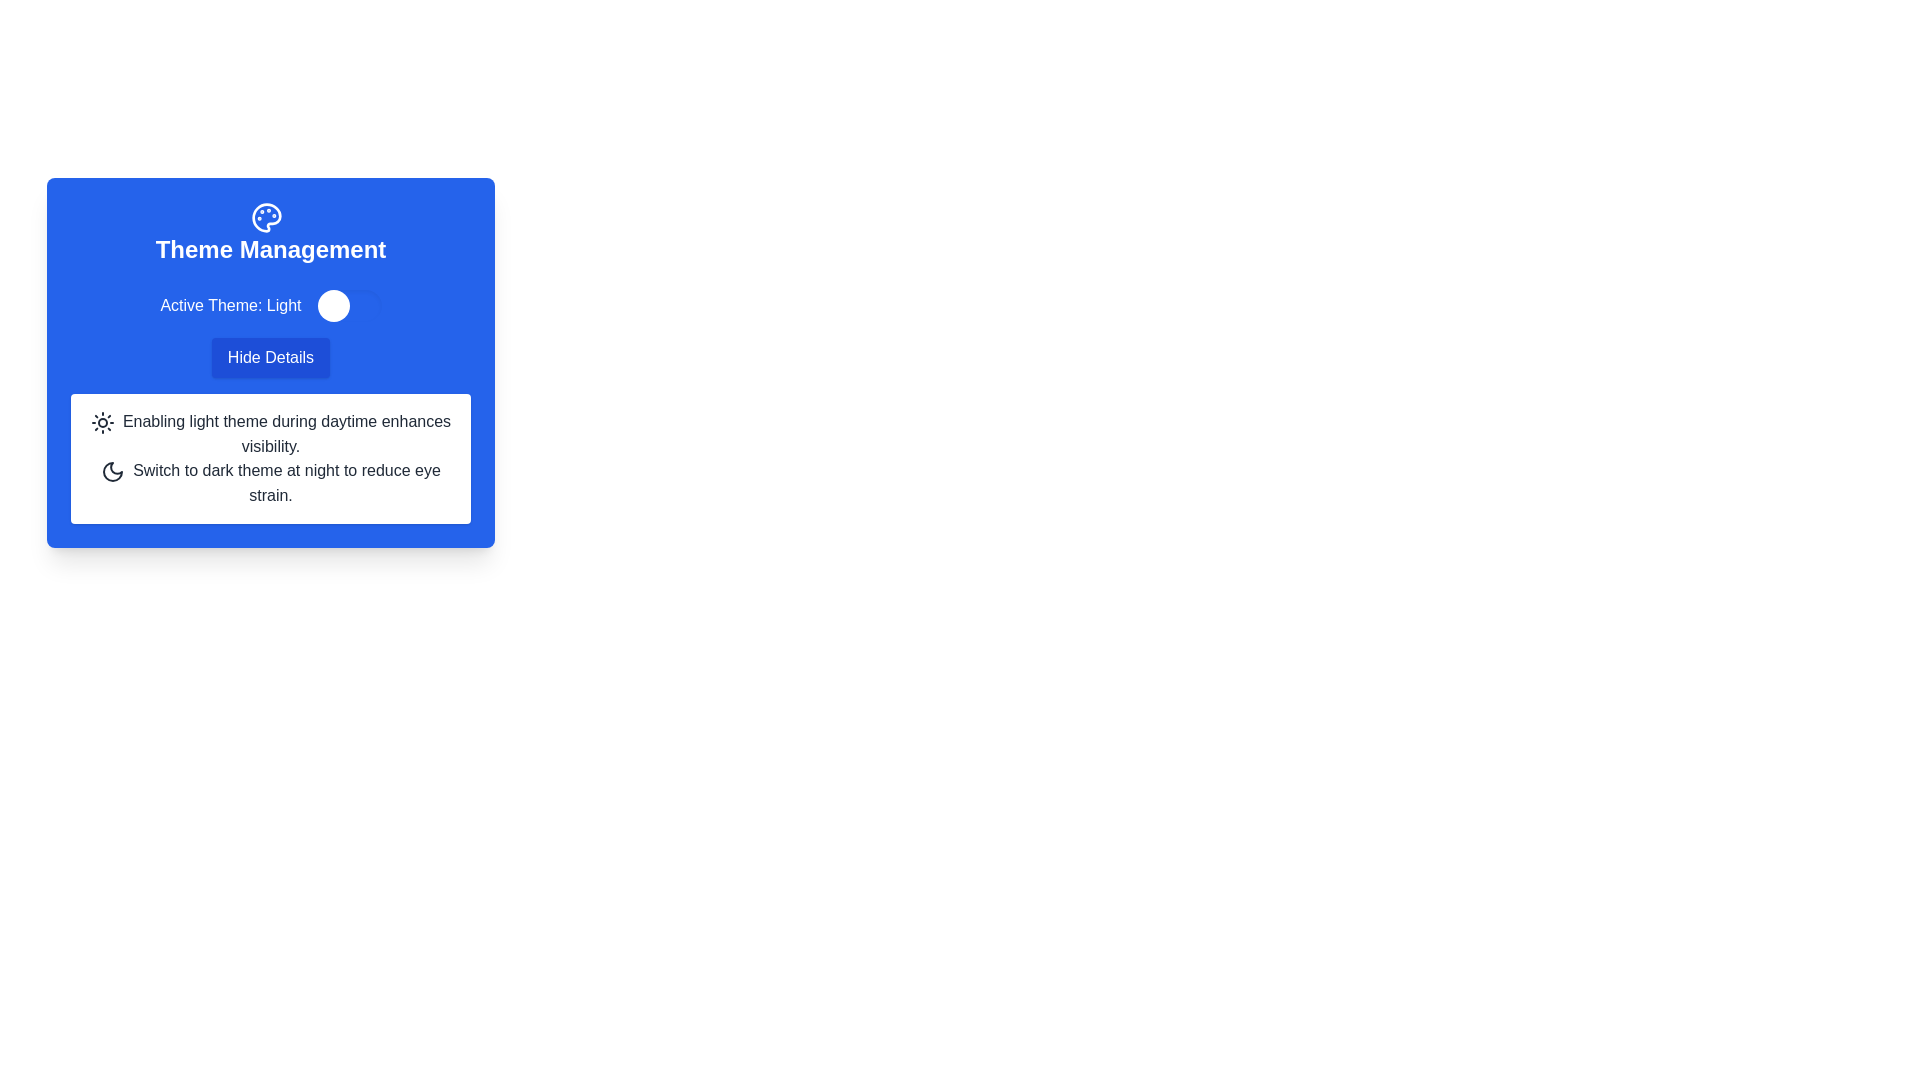 This screenshot has width=1920, height=1080. Describe the element at coordinates (112, 471) in the screenshot. I see `the moon icon that represents the dark theme option, located` at that location.